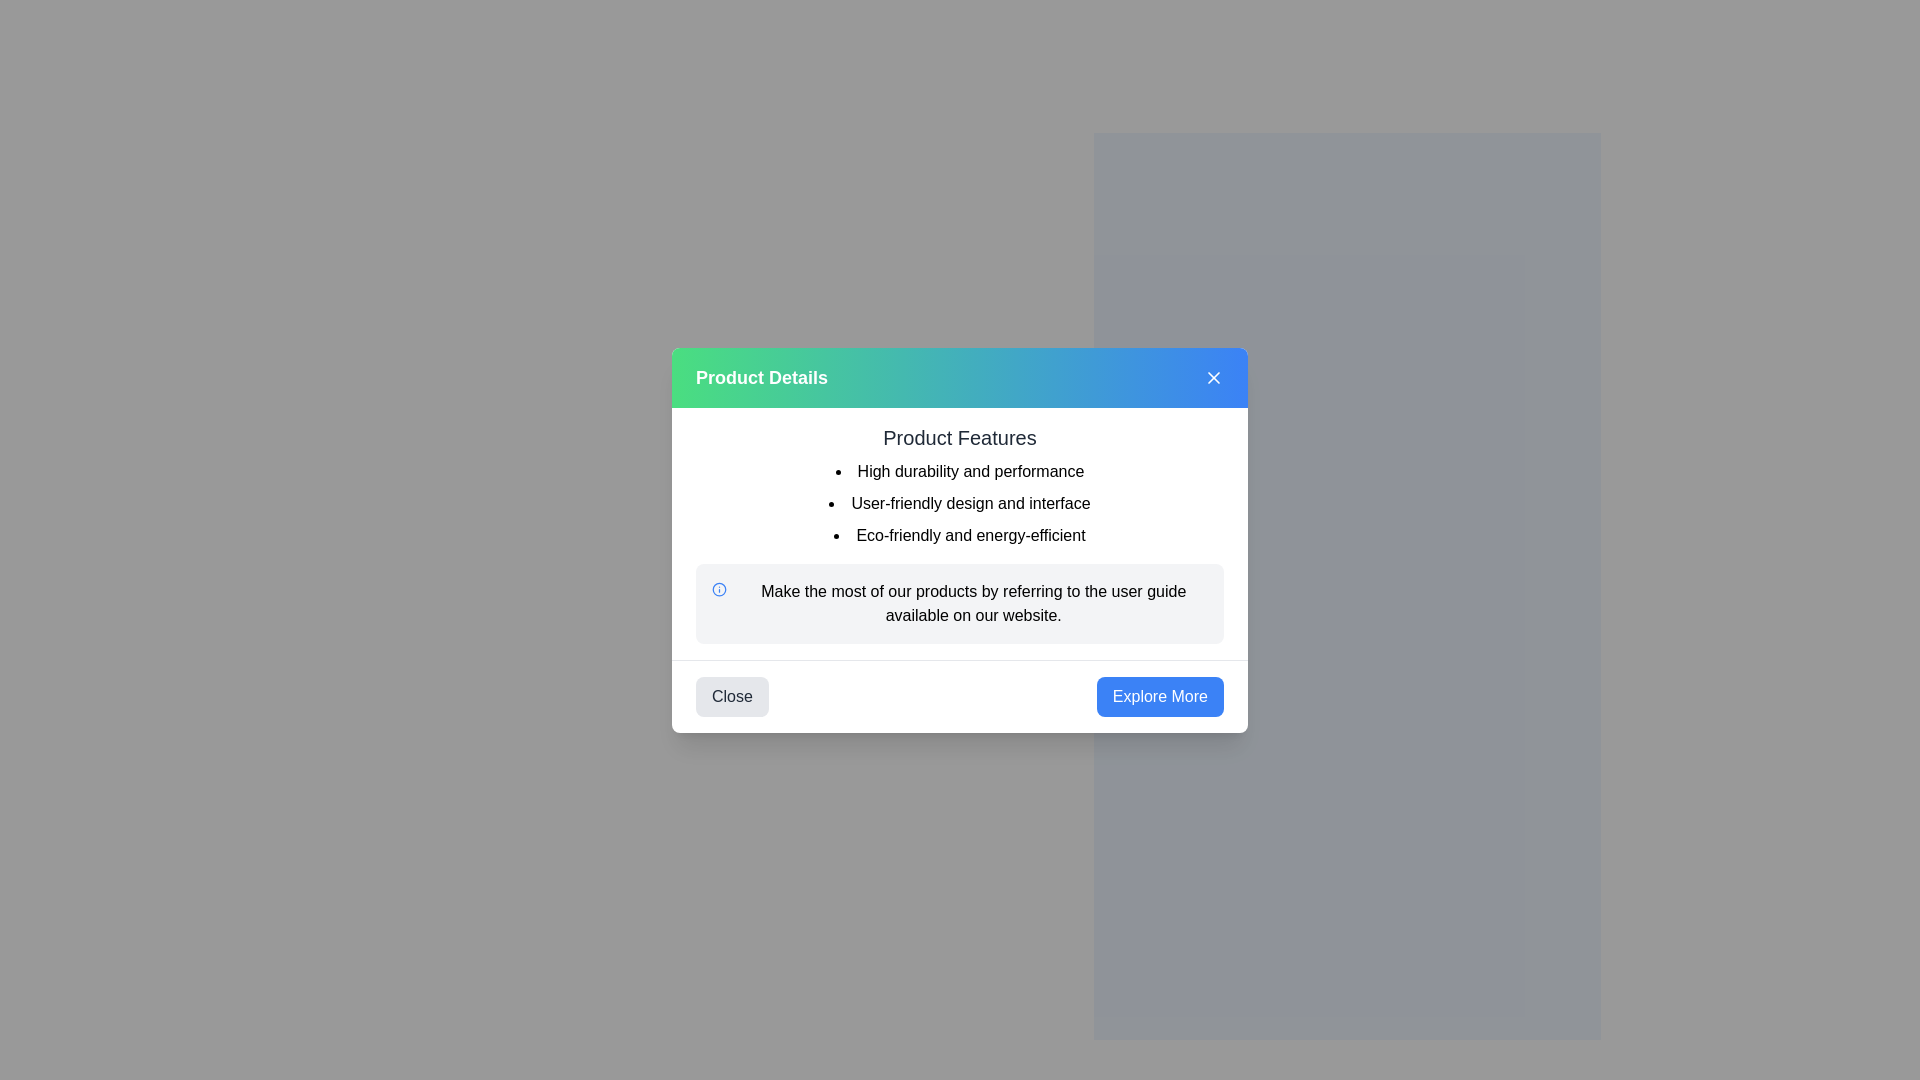  I want to click on the text label reading 'User-friendly design and interface' in the bulleted list, so click(960, 501).